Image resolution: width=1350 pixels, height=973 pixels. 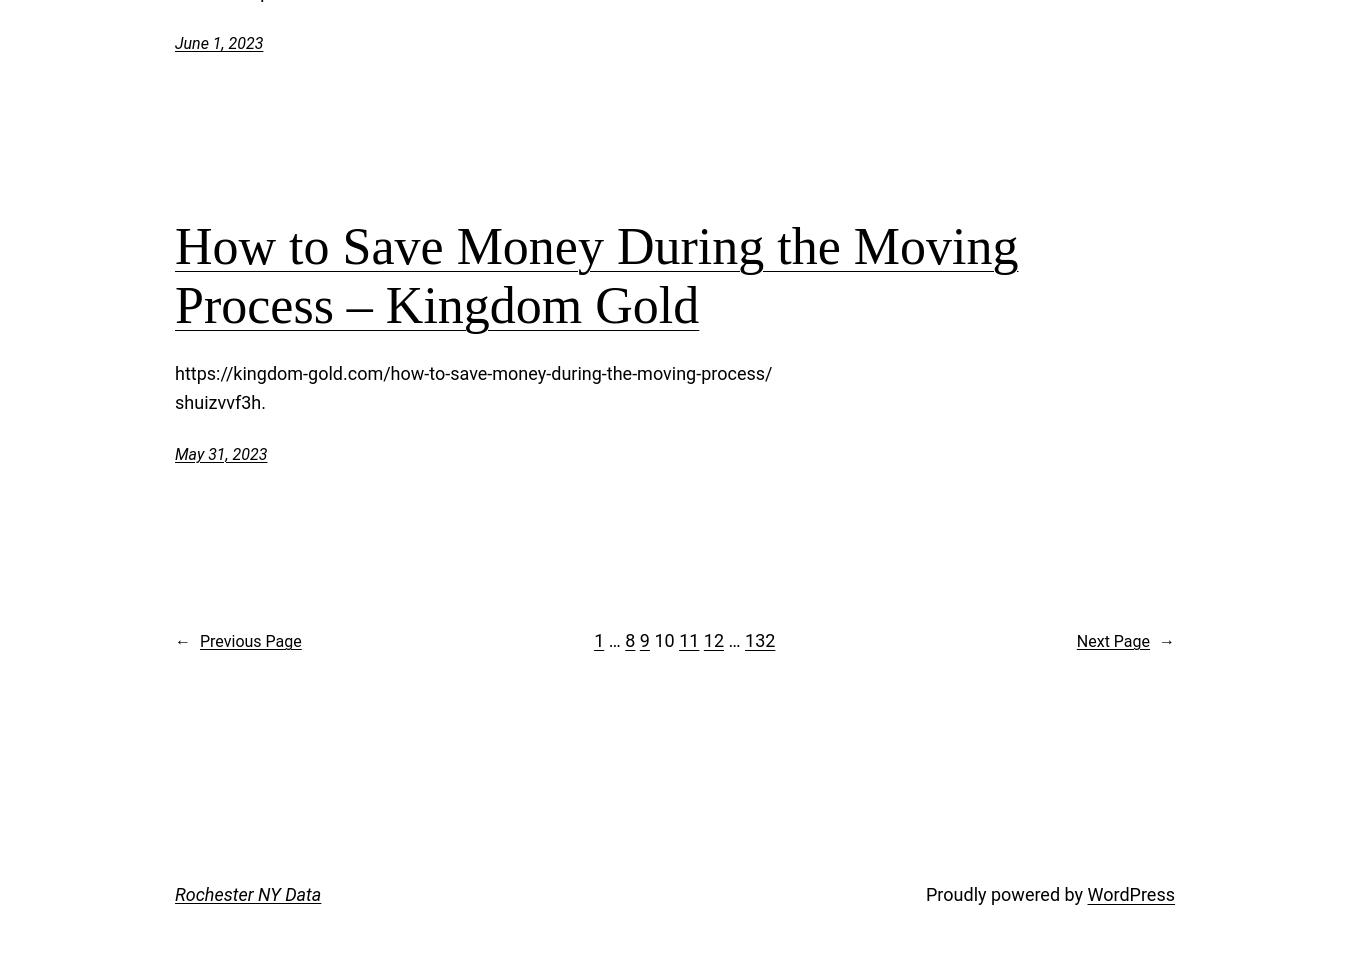 I want to click on '1', so click(x=598, y=639).